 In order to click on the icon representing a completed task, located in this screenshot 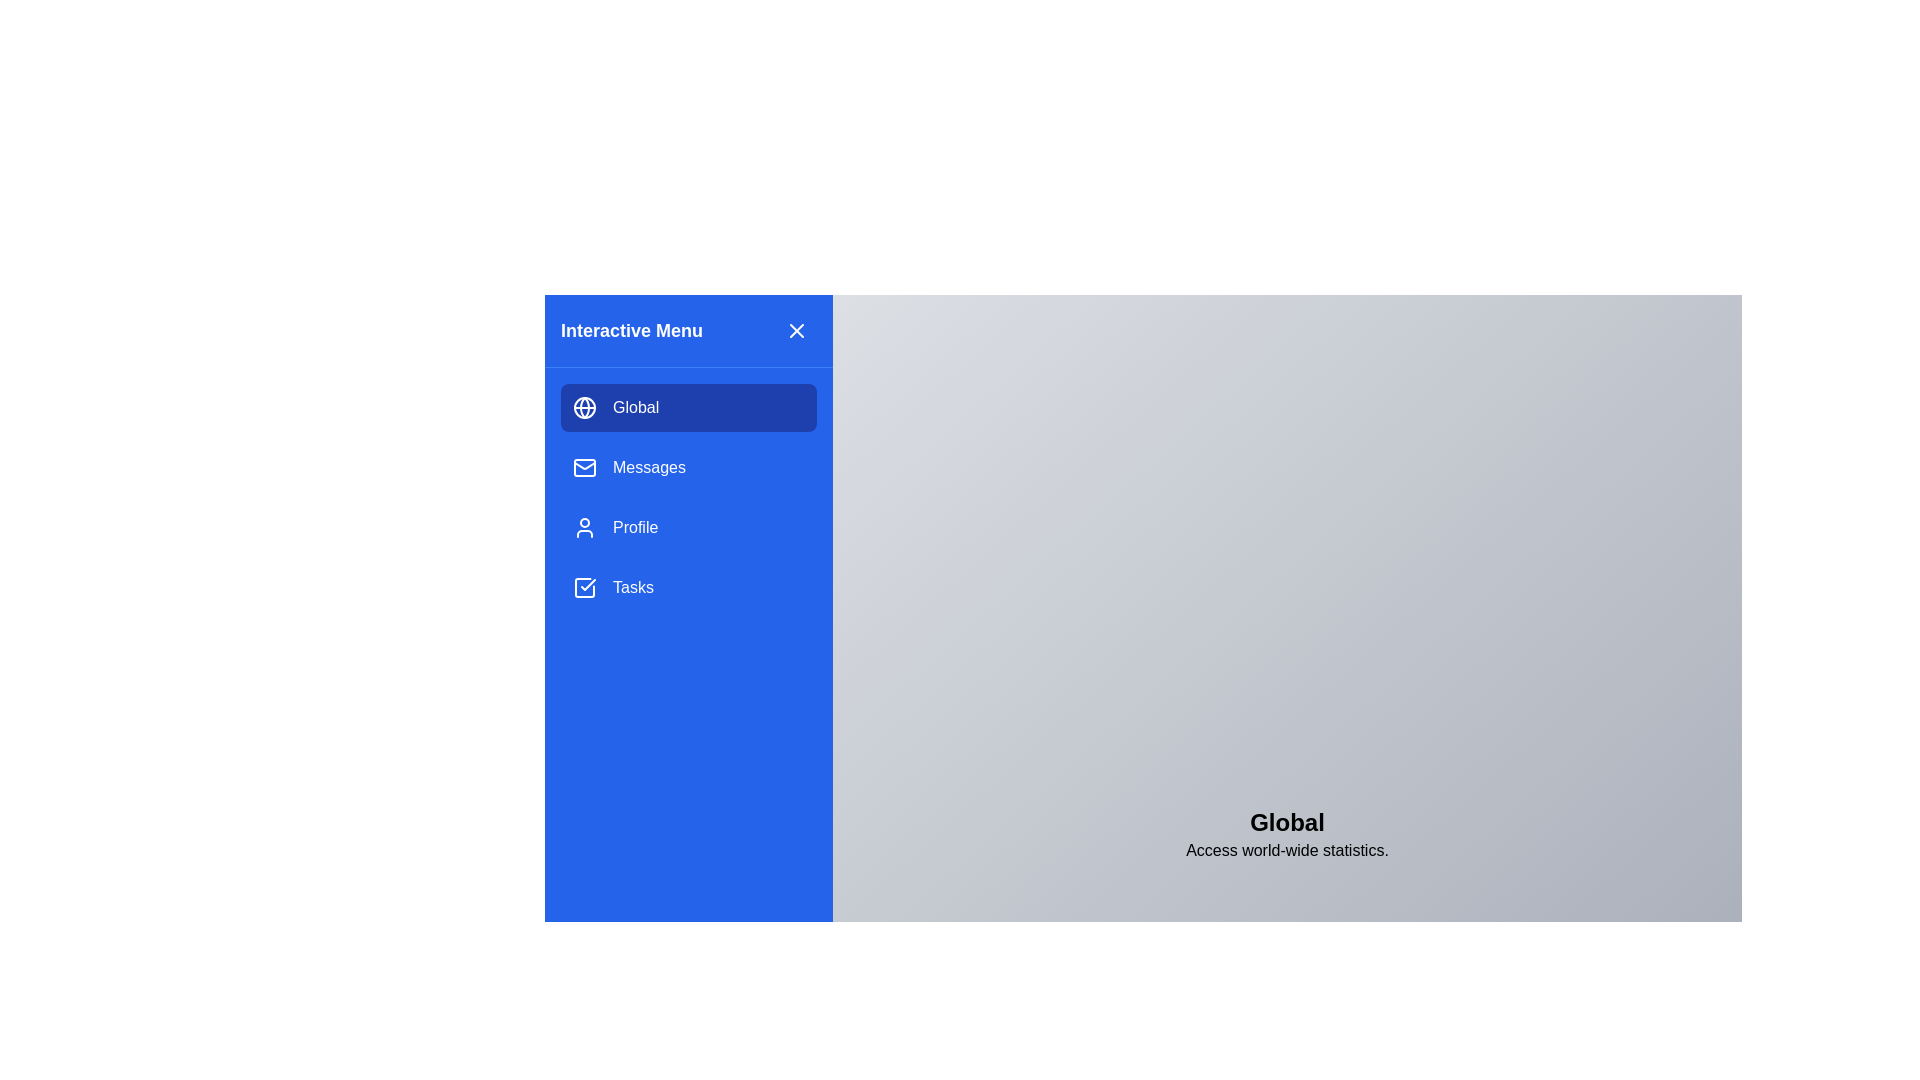, I will do `click(584, 586)`.